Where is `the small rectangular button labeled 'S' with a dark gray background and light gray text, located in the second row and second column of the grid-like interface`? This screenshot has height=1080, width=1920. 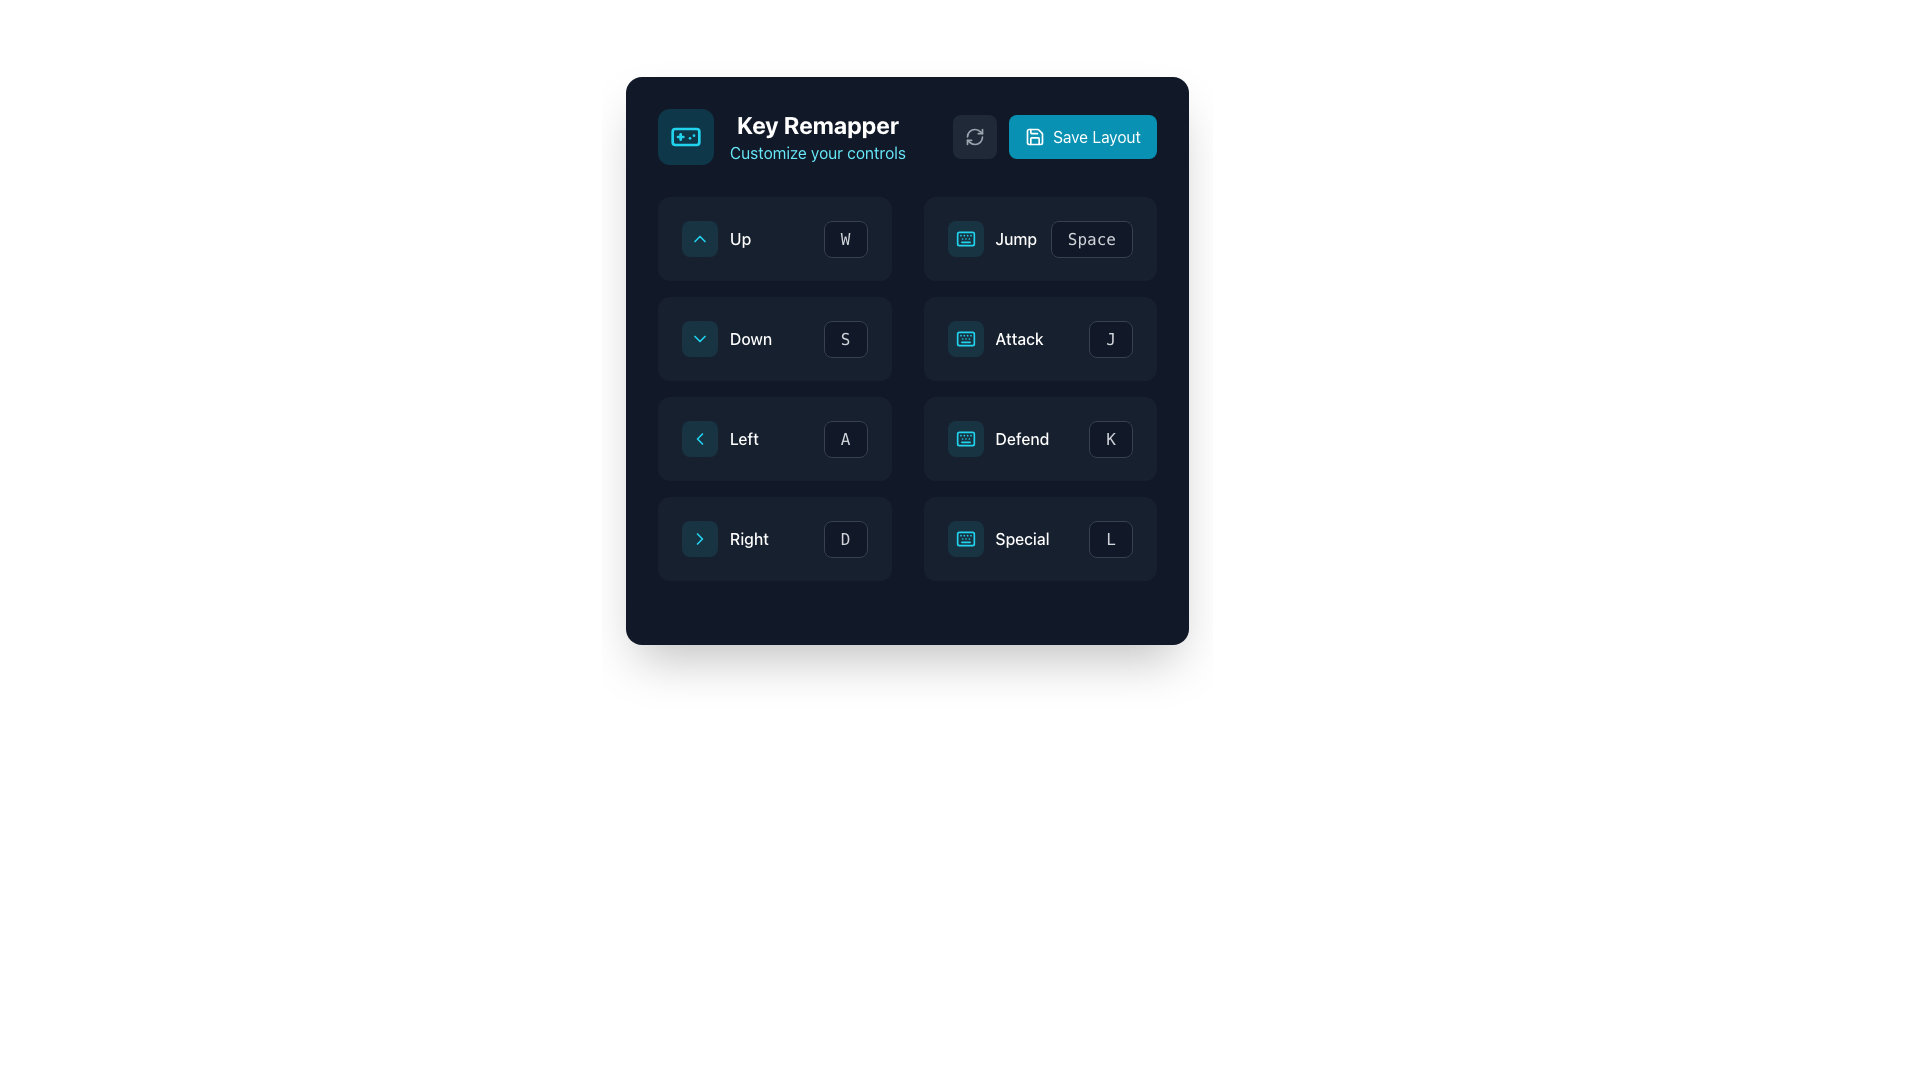 the small rectangular button labeled 'S' with a dark gray background and light gray text, located in the second row and second column of the grid-like interface is located at coordinates (845, 338).